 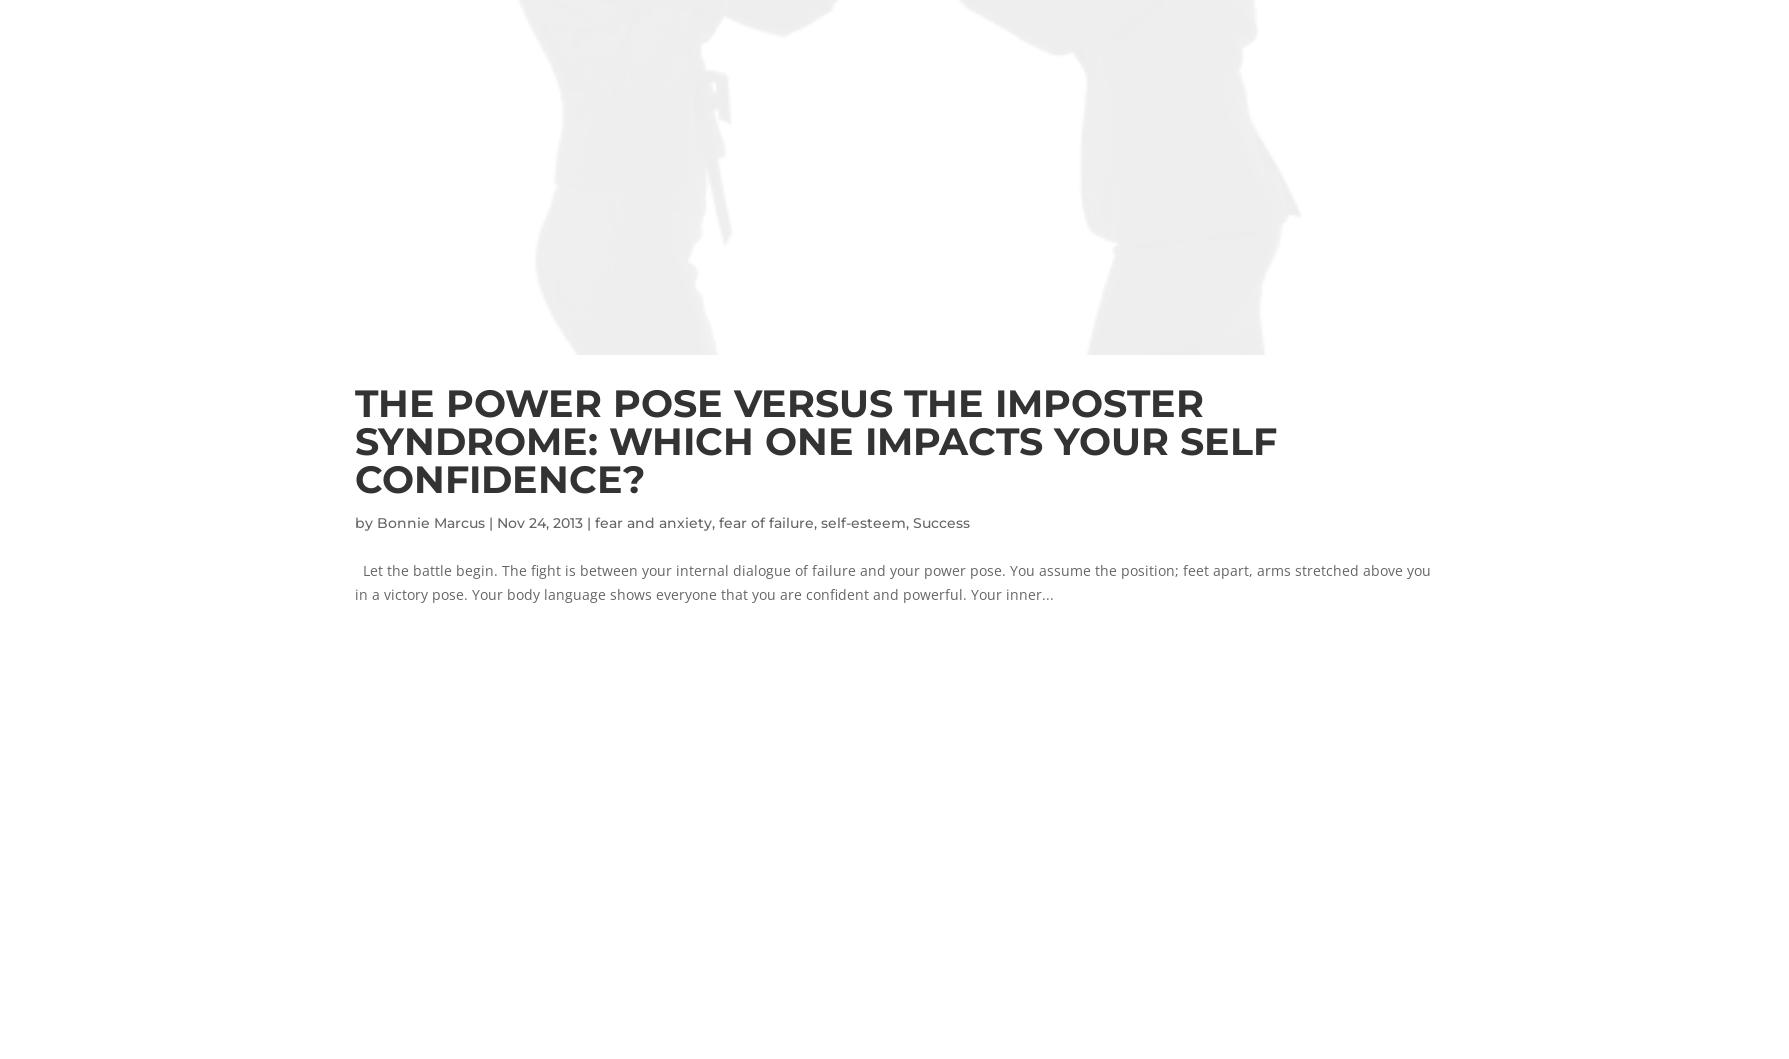 What do you see at coordinates (765, 521) in the screenshot?
I see `'fear of failure'` at bounding box center [765, 521].